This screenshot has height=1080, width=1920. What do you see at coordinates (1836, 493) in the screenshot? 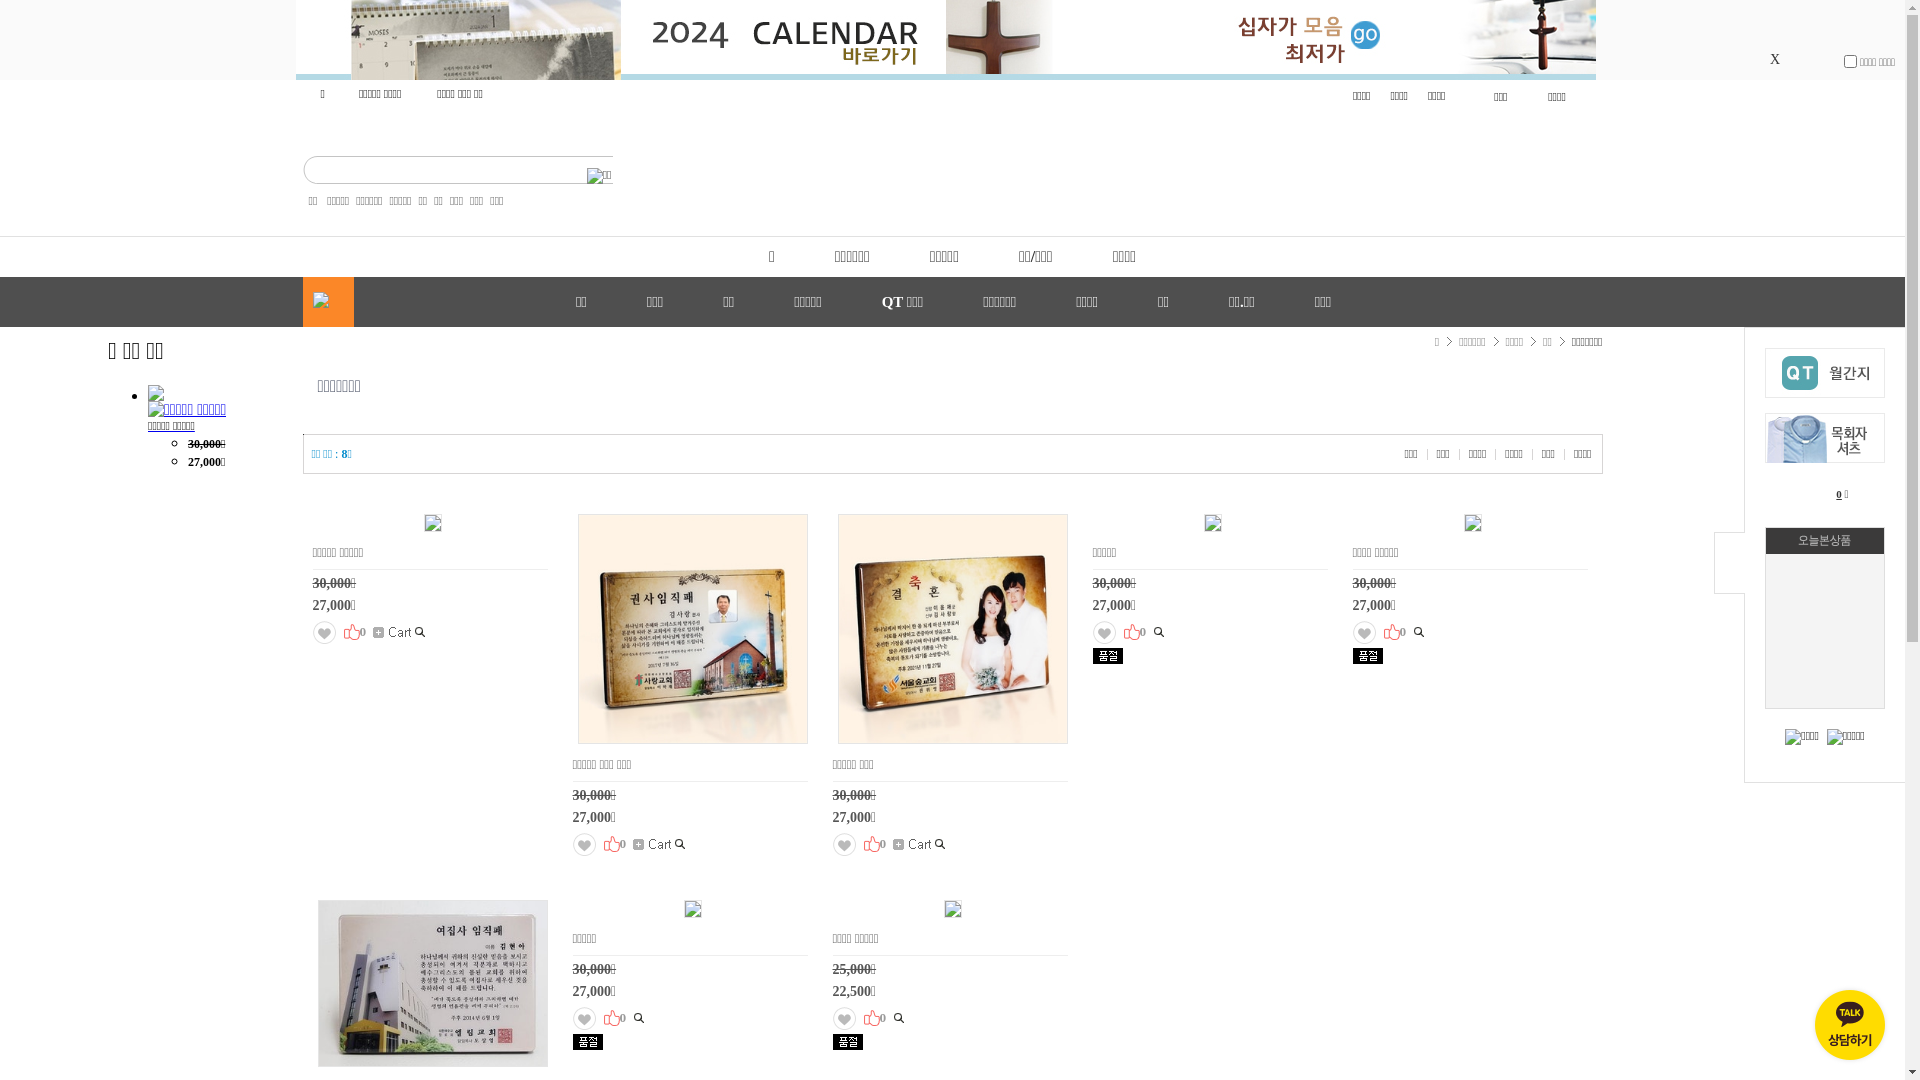
I see `'0'` at bounding box center [1836, 493].